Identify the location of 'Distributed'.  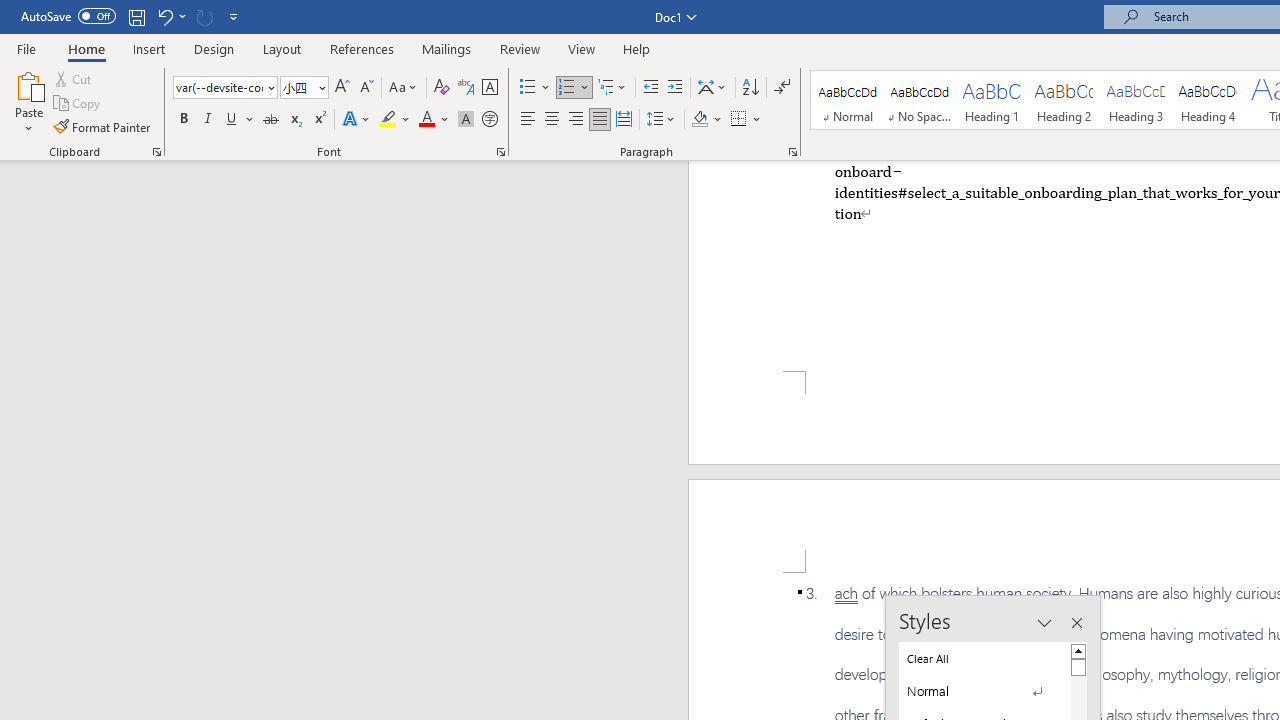
(623, 119).